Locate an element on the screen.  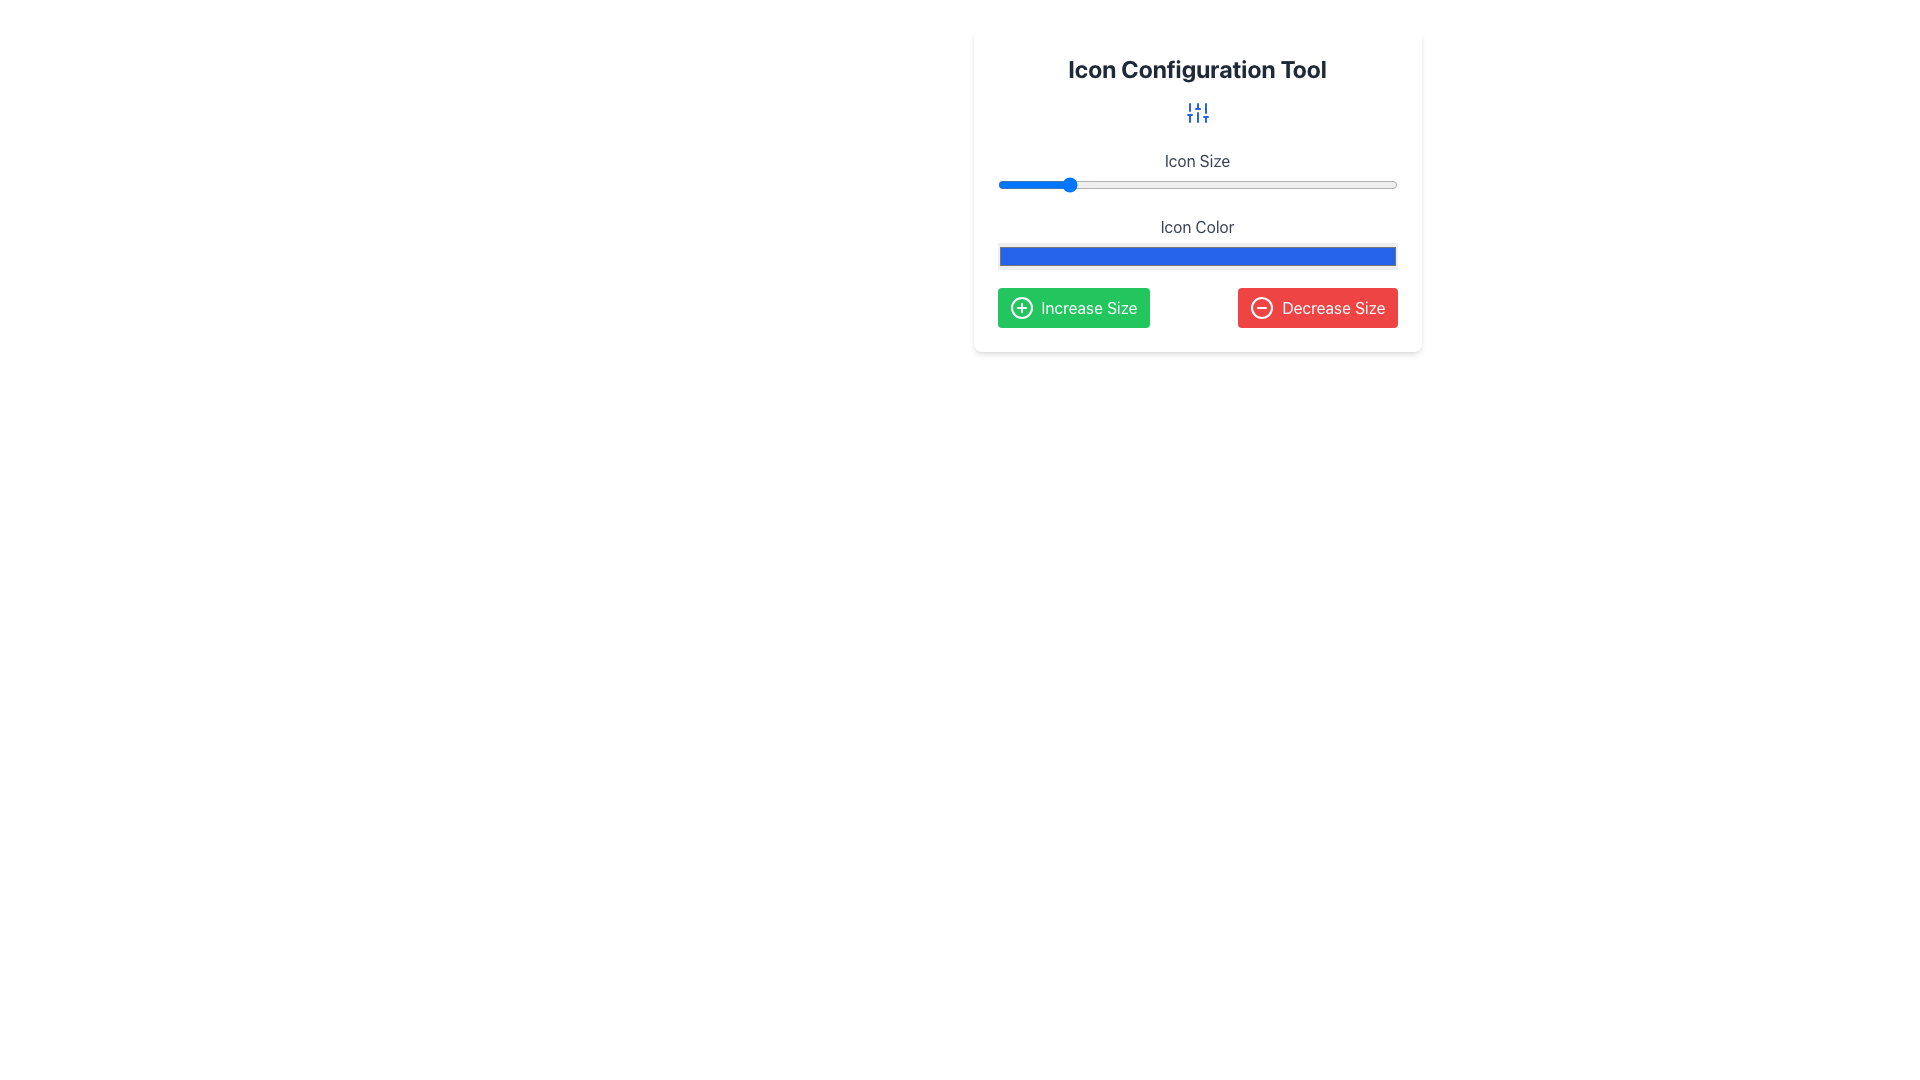
the icon size is located at coordinates (1221, 185).